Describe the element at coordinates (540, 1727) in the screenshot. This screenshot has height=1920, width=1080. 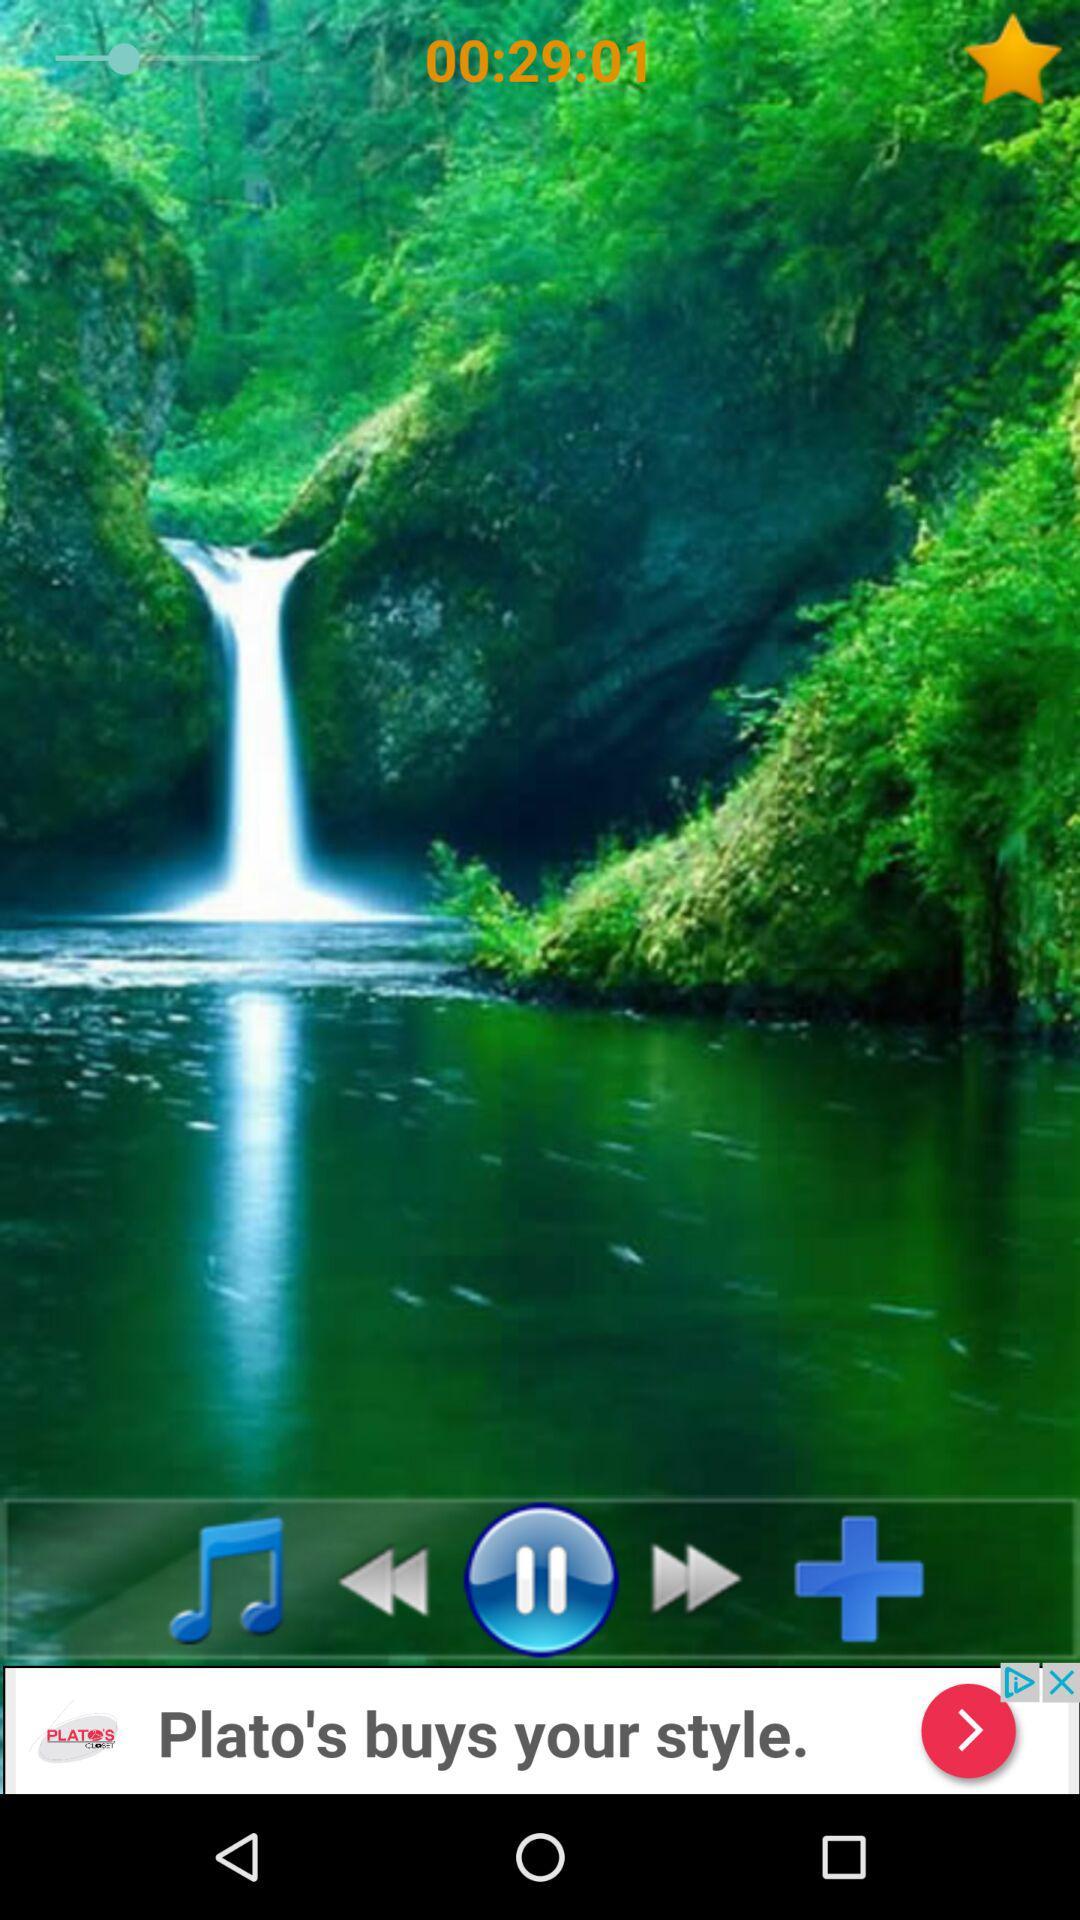
I see `show advertisements detail` at that location.